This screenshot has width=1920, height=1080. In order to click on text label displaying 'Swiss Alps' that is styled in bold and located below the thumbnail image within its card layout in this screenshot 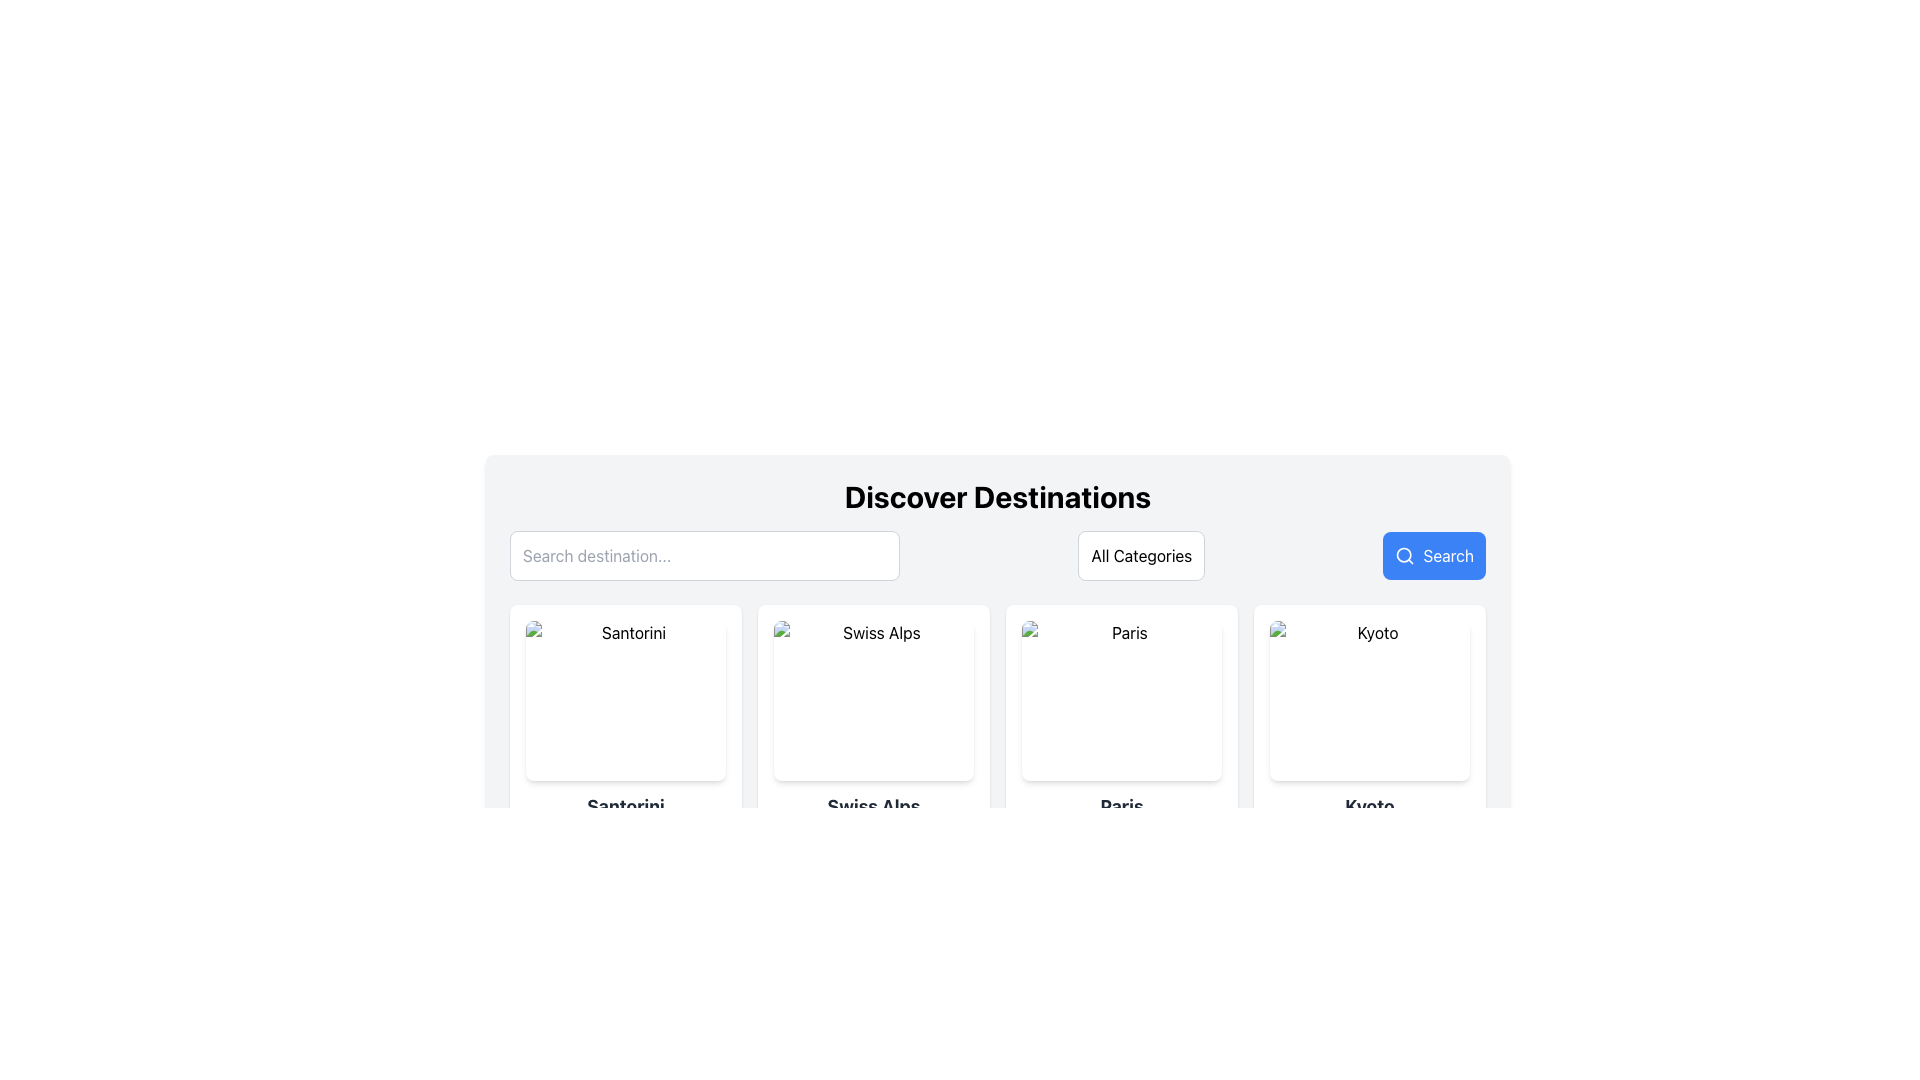, I will do `click(873, 805)`.